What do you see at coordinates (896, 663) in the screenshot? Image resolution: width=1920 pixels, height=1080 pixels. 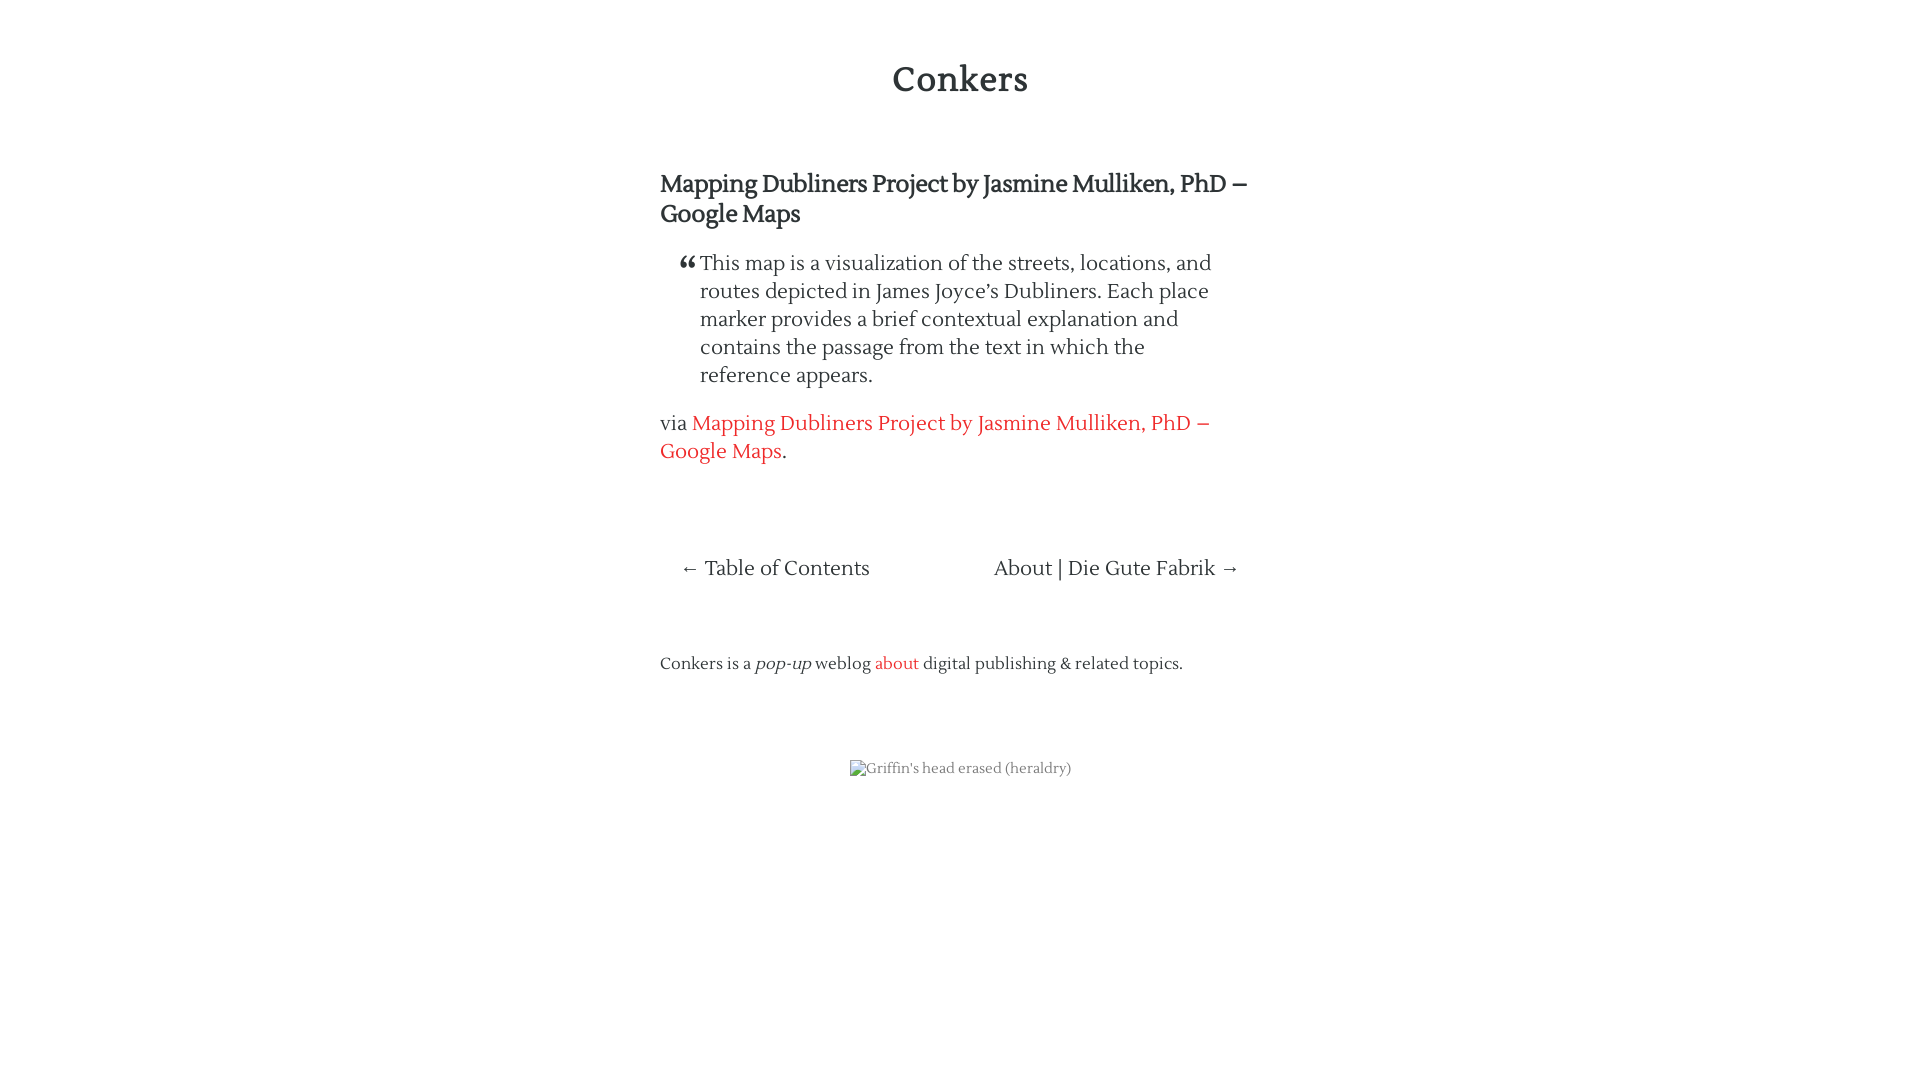 I see `'about'` at bounding box center [896, 663].